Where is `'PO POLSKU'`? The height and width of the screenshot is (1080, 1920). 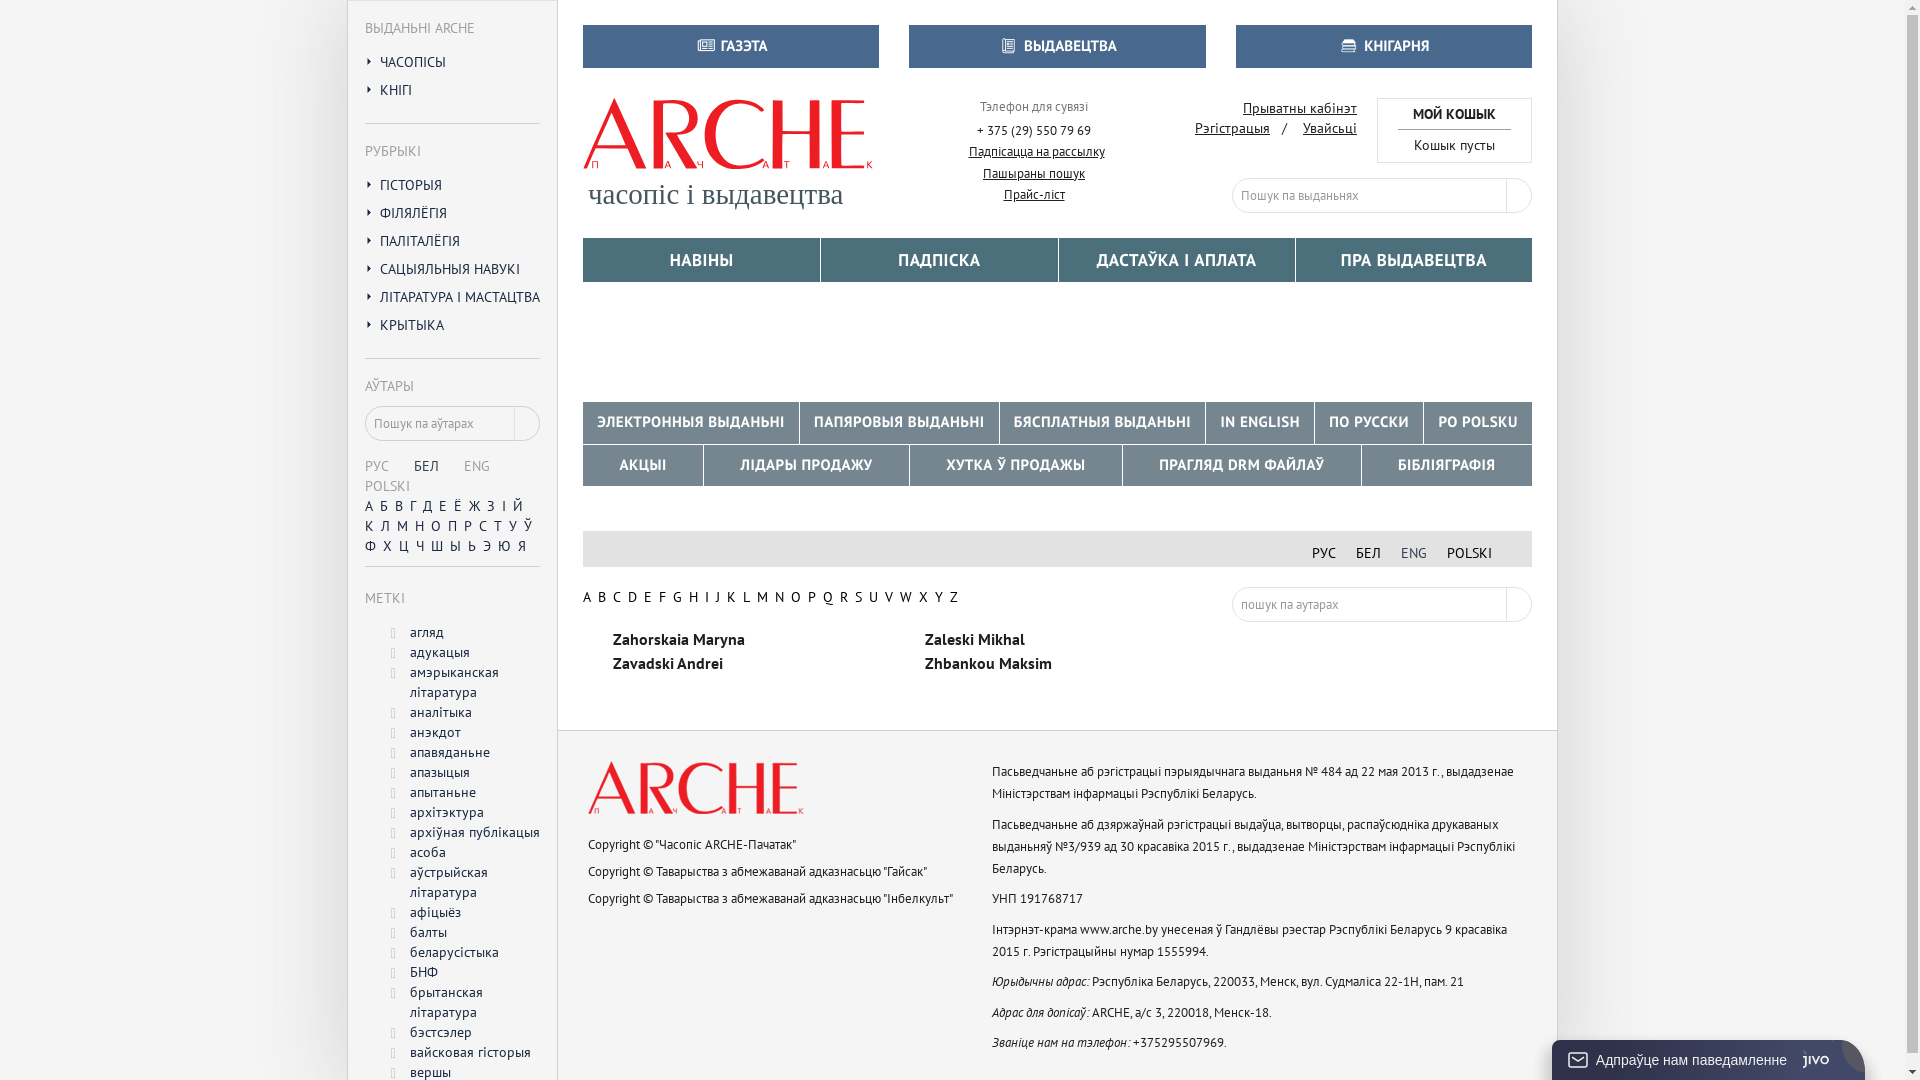 'PO POLSKU' is located at coordinates (1478, 421).